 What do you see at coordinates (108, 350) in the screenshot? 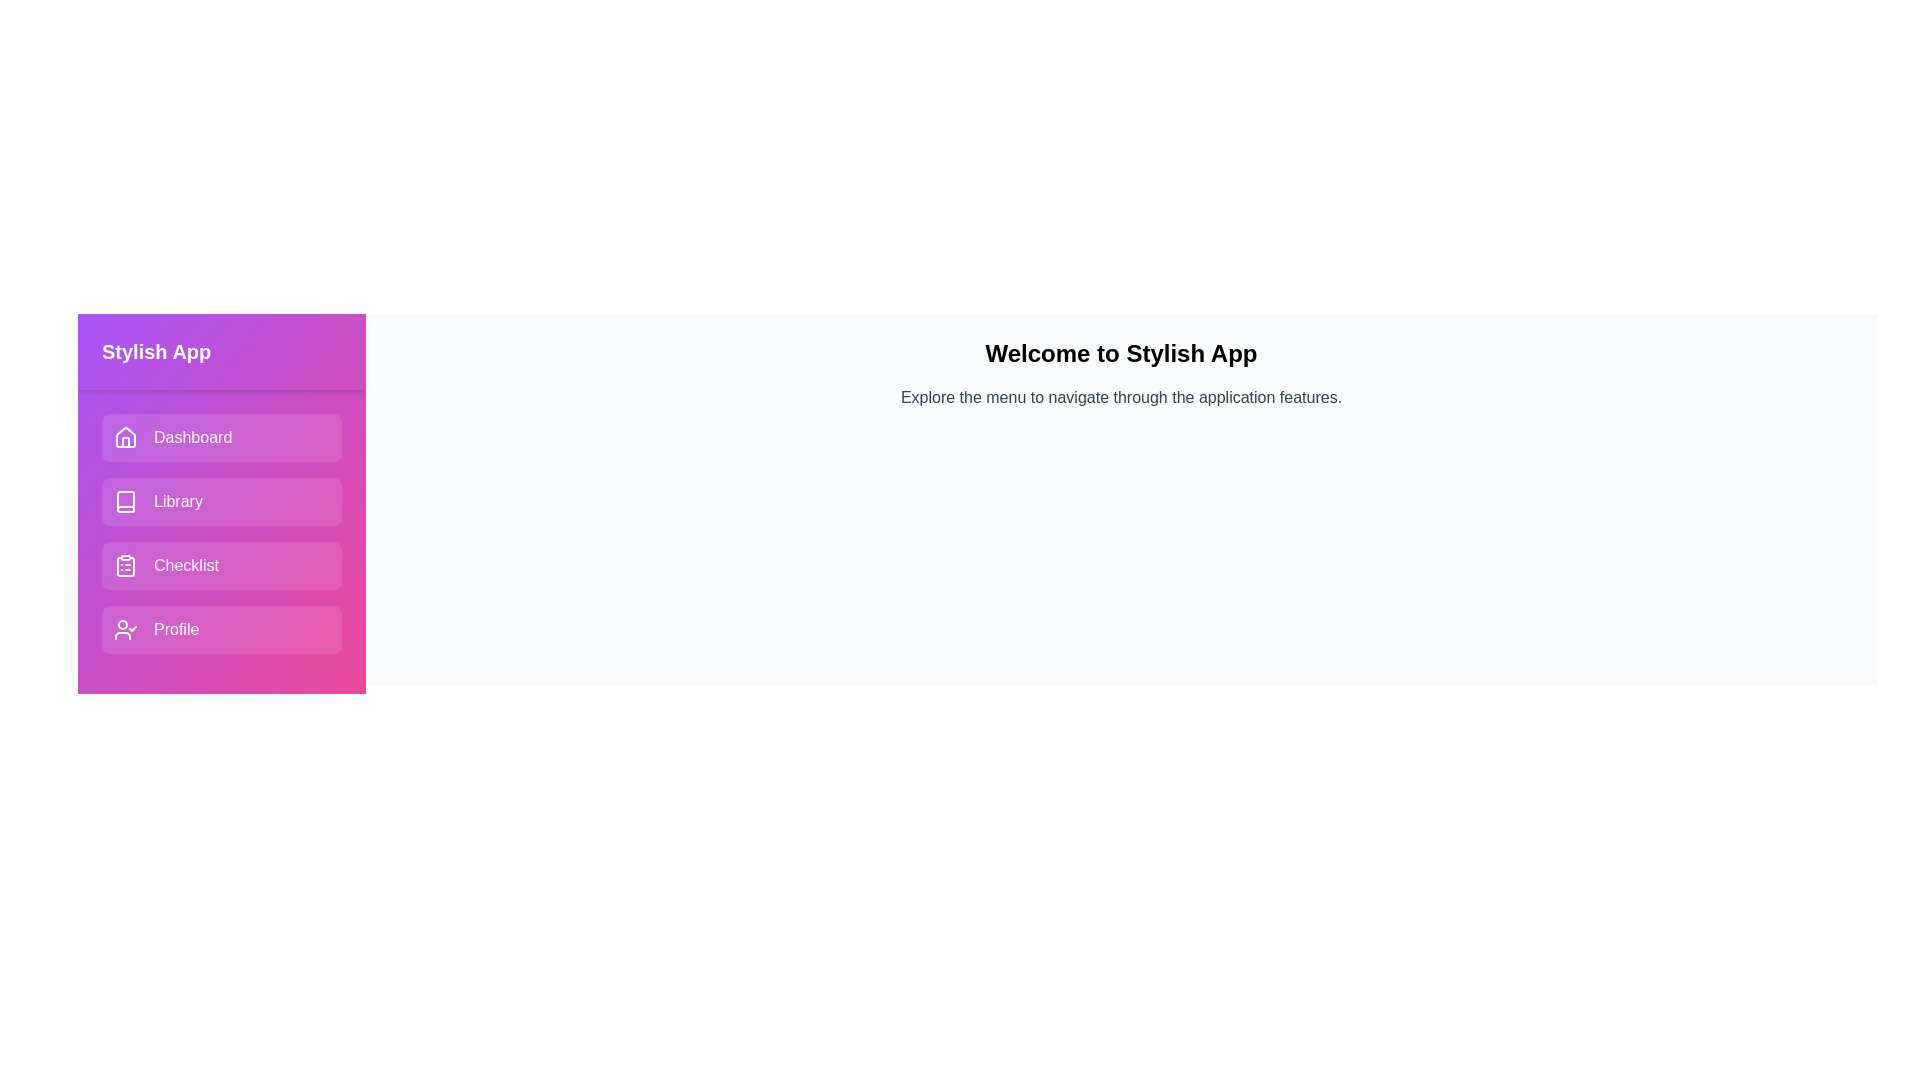
I see `toggle button in the header of the drawer to toggle its visibility` at bounding box center [108, 350].